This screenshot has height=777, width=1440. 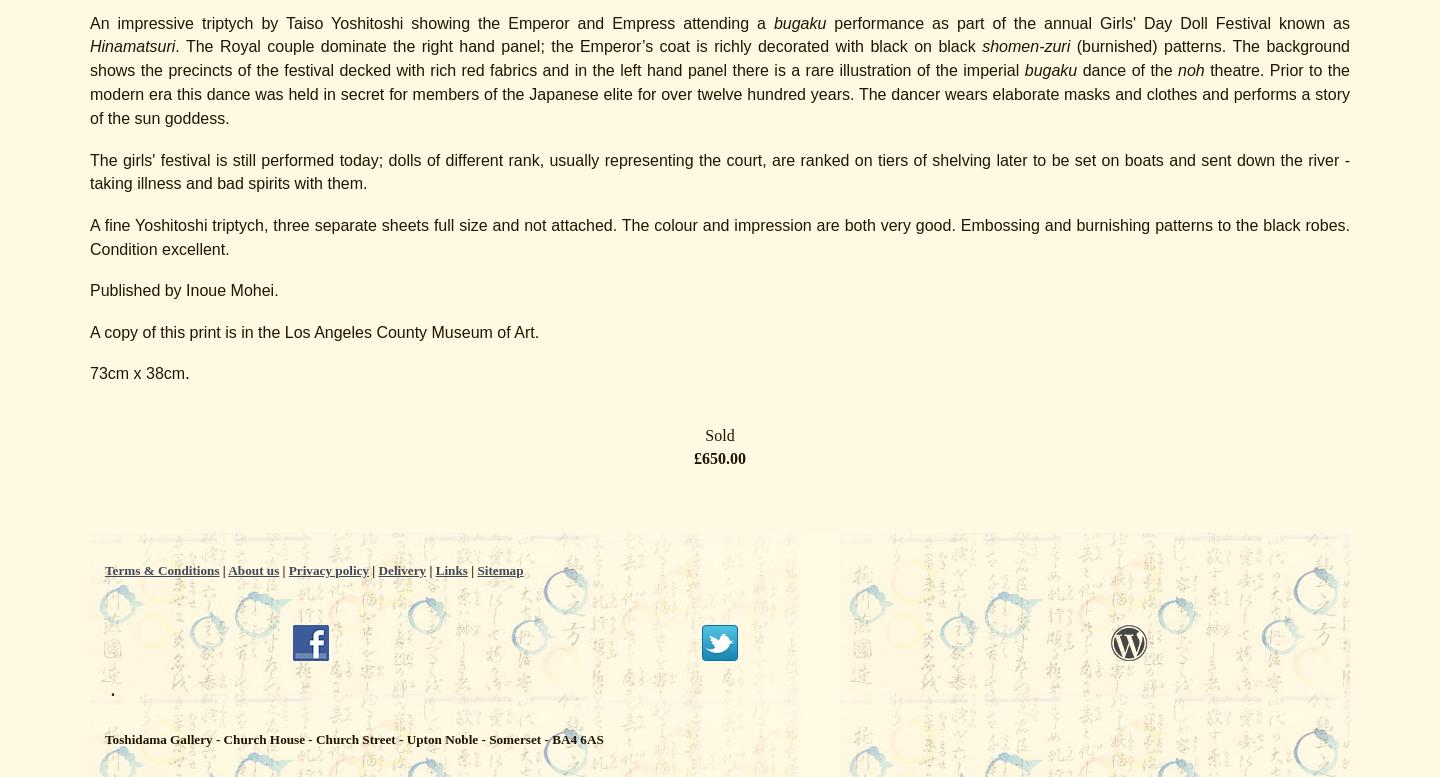 I want to click on 'Terms & Conditions', so click(x=104, y=569).